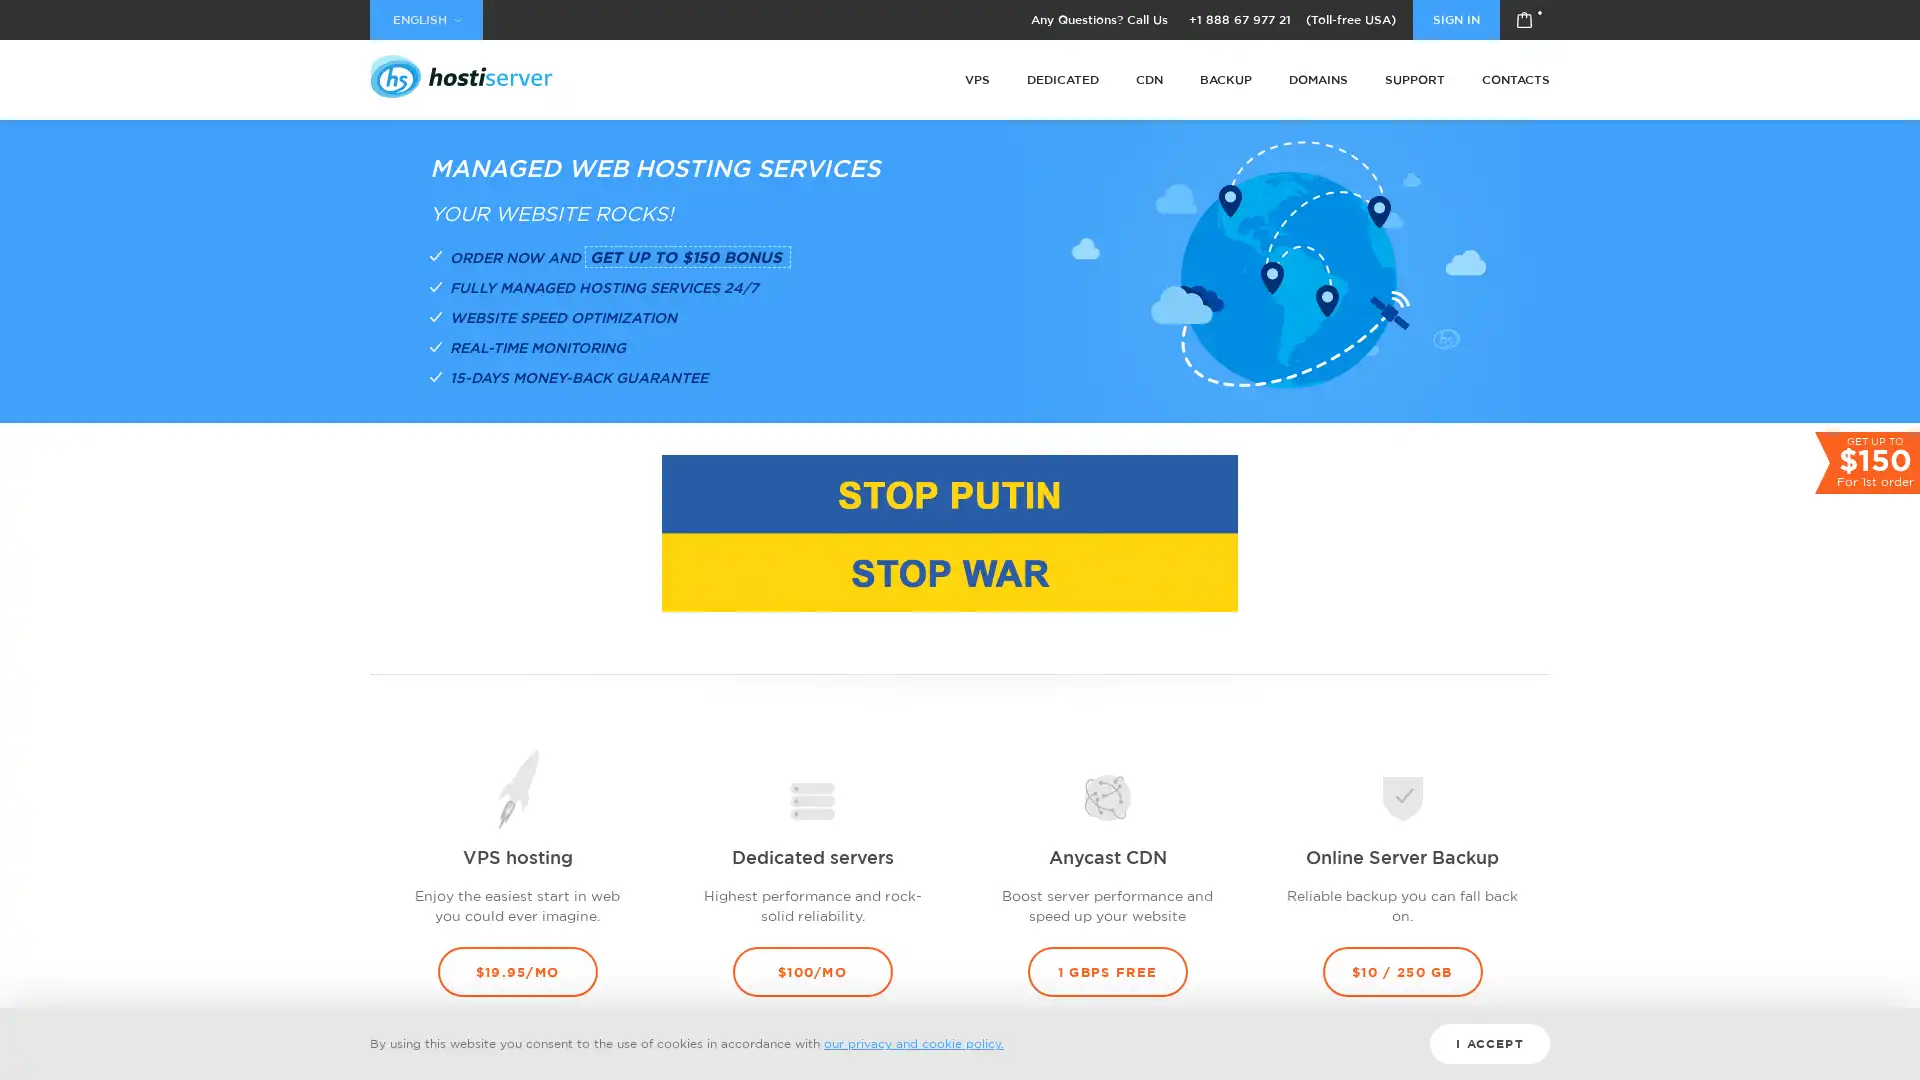 The image size is (1920, 1080). What do you see at coordinates (1489, 1043) in the screenshot?
I see `I ACCEPT` at bounding box center [1489, 1043].